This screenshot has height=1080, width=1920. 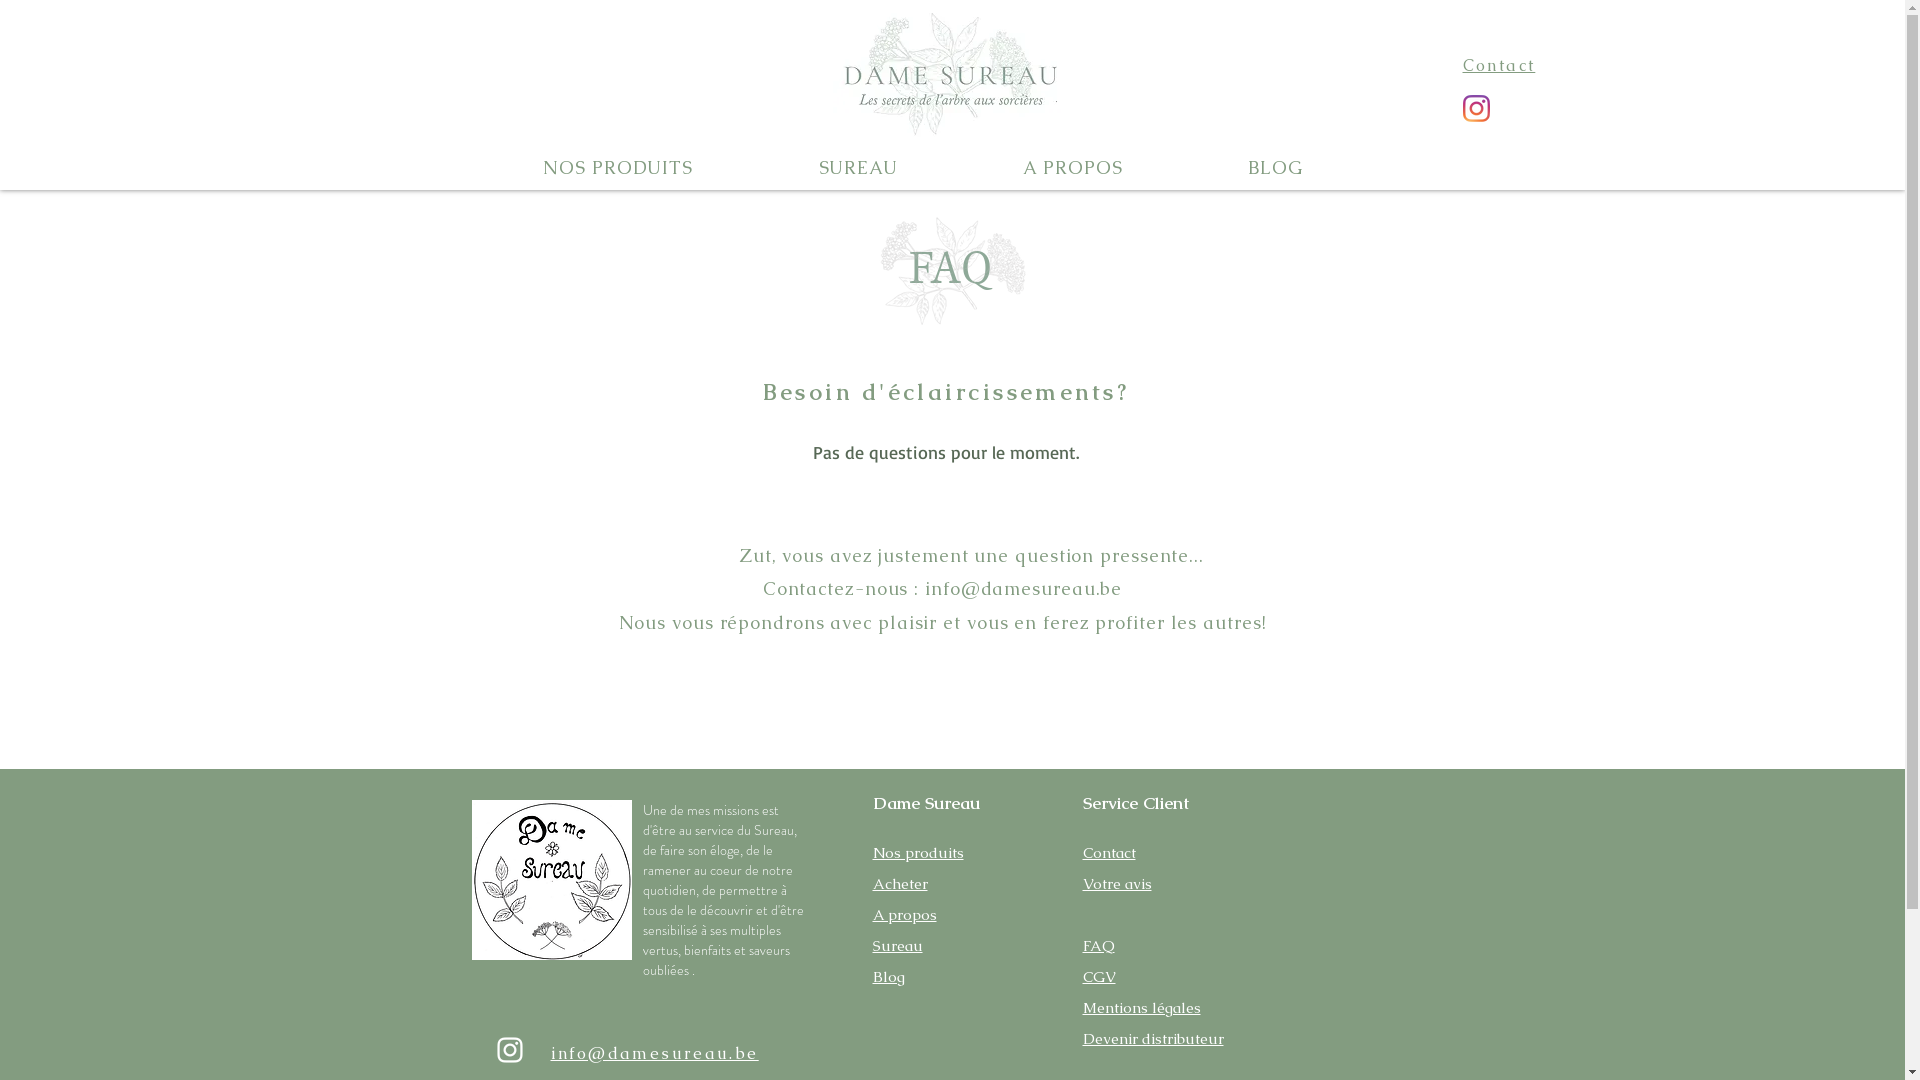 What do you see at coordinates (1152, 1036) in the screenshot?
I see `'Devenir distributeur'` at bounding box center [1152, 1036].